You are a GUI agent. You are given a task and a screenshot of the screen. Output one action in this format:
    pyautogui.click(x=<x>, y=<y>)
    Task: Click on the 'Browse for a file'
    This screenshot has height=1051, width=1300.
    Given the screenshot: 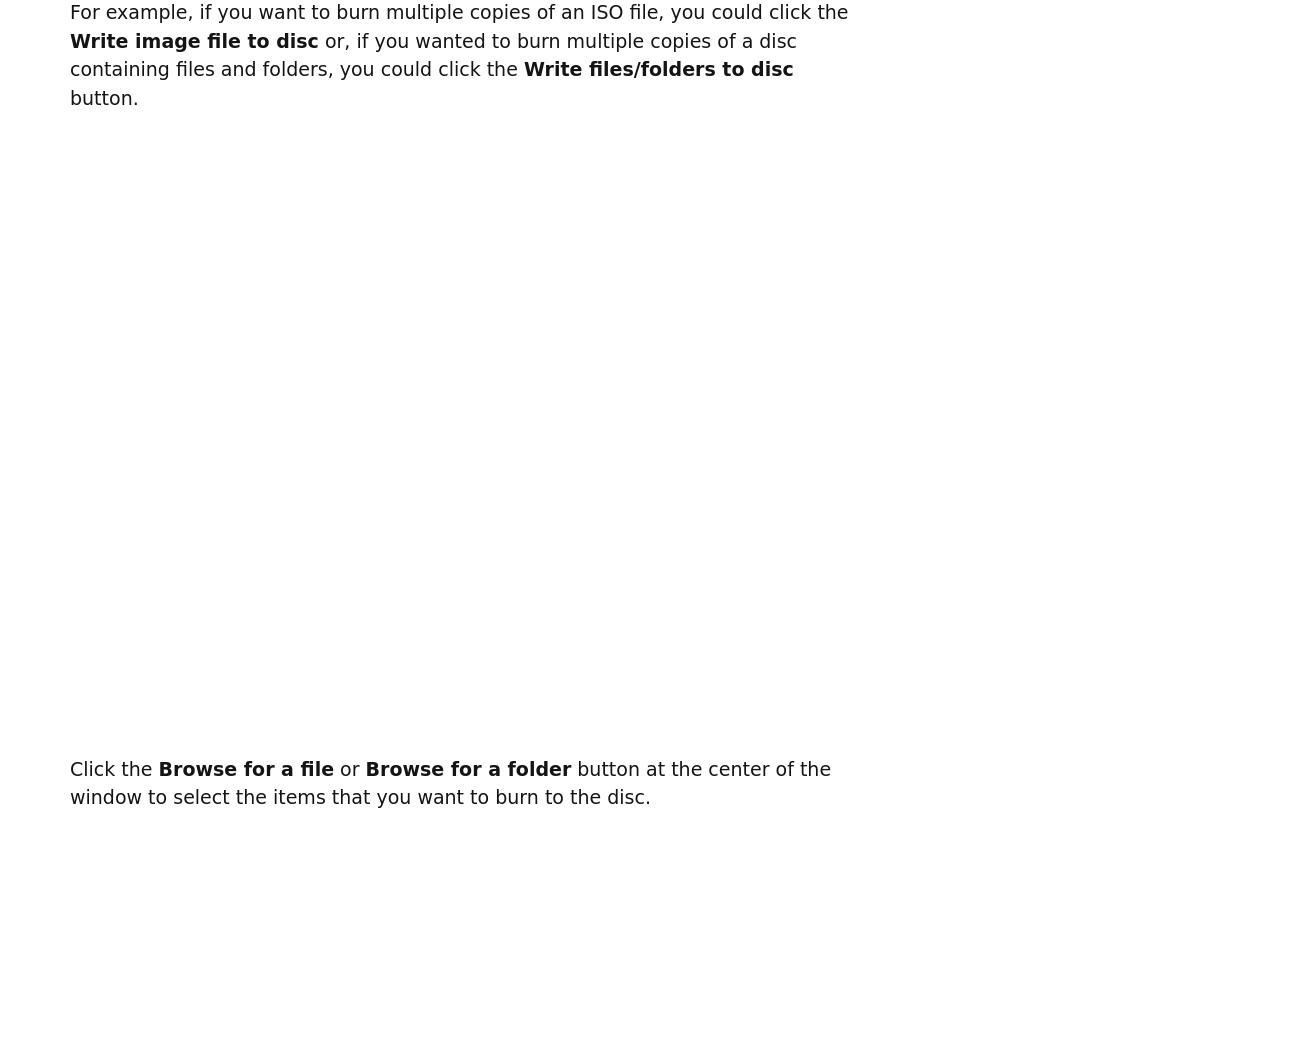 What is the action you would take?
    pyautogui.click(x=156, y=767)
    